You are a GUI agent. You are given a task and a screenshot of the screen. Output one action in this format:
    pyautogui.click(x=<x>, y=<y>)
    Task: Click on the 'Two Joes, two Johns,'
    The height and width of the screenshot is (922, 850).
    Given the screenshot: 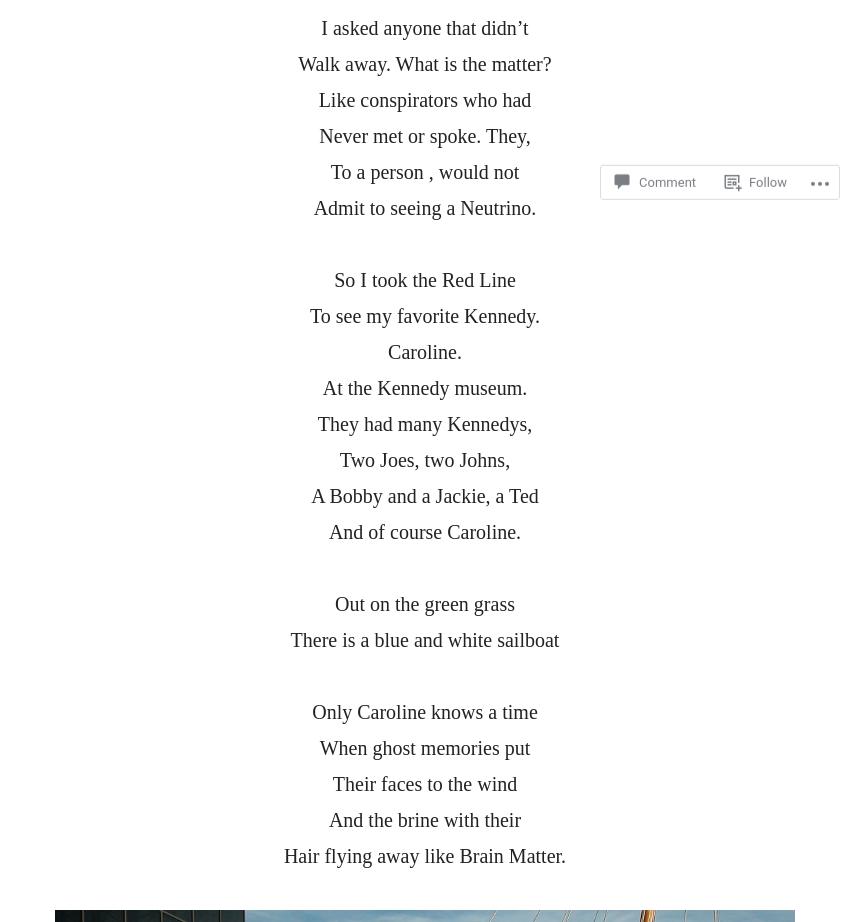 What is the action you would take?
    pyautogui.click(x=424, y=458)
    